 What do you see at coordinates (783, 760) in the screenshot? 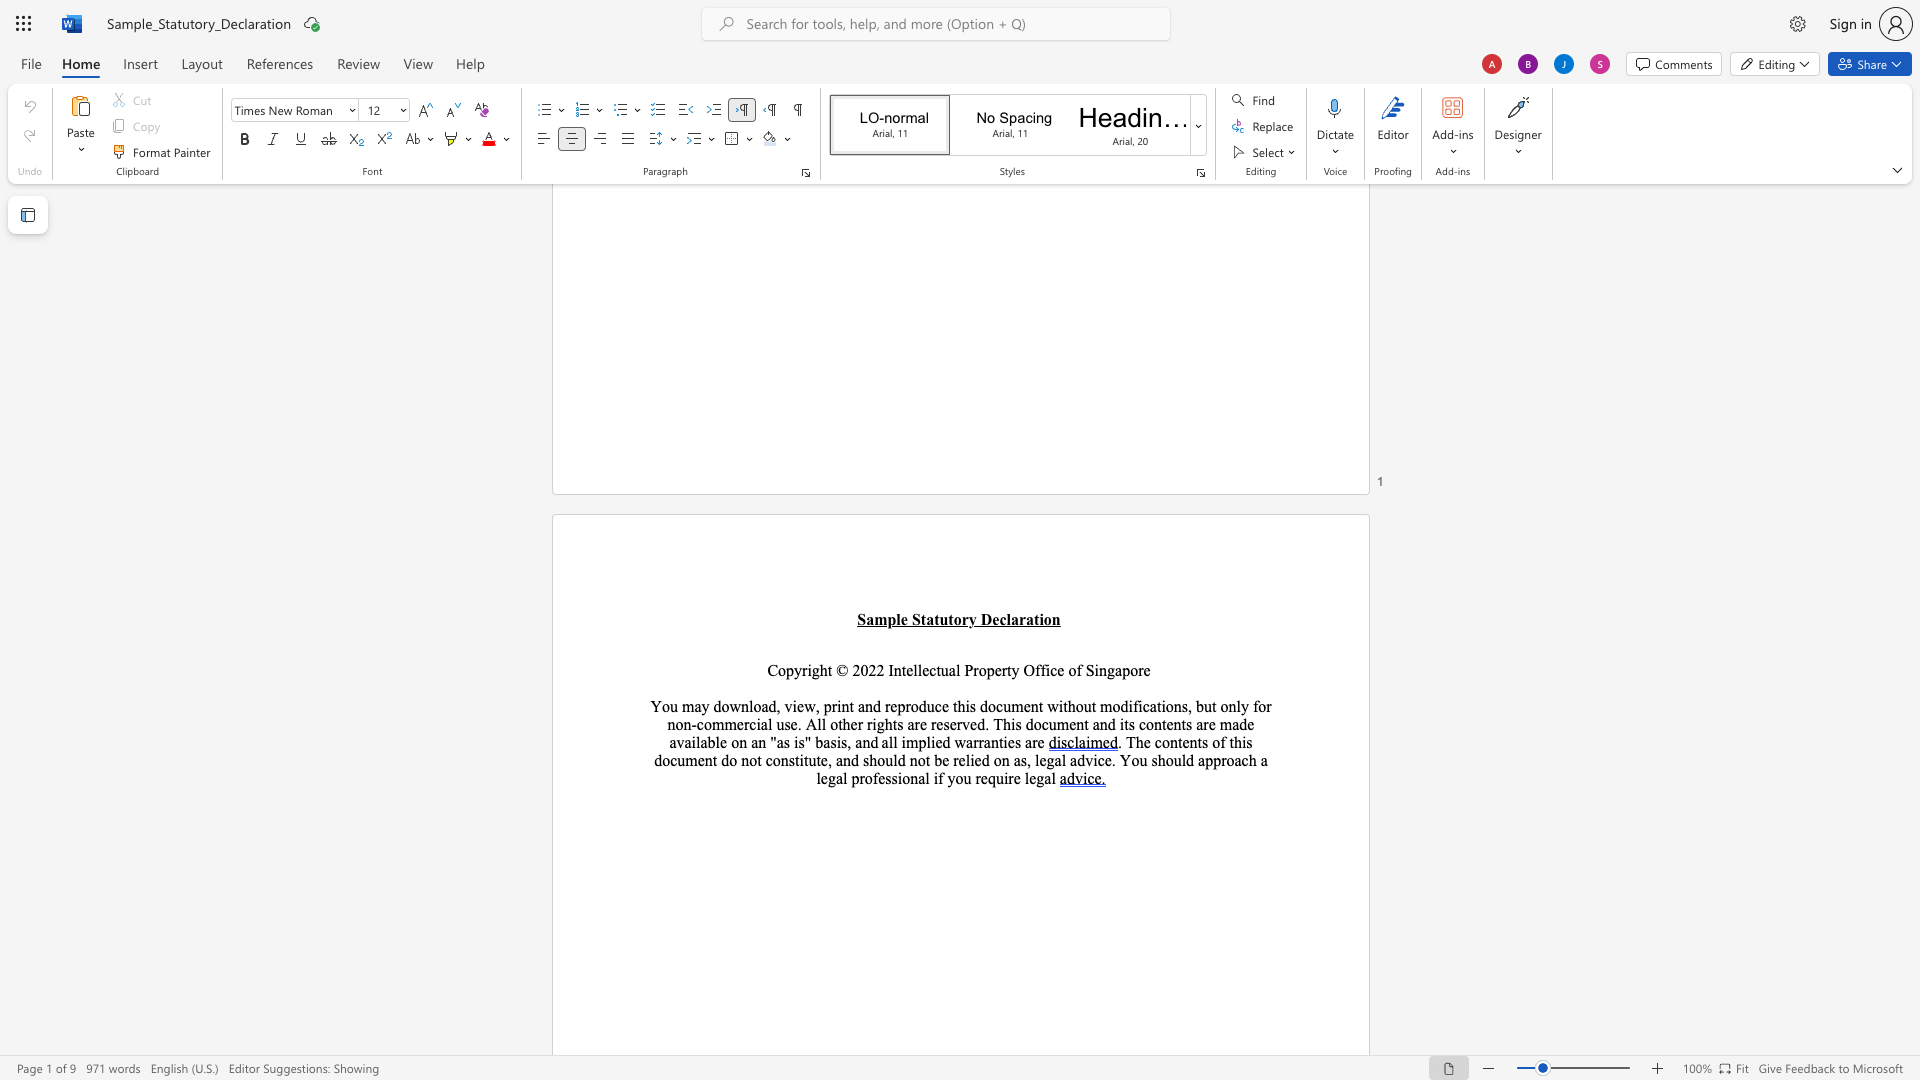
I see `the 2th character "n" in the text` at bounding box center [783, 760].